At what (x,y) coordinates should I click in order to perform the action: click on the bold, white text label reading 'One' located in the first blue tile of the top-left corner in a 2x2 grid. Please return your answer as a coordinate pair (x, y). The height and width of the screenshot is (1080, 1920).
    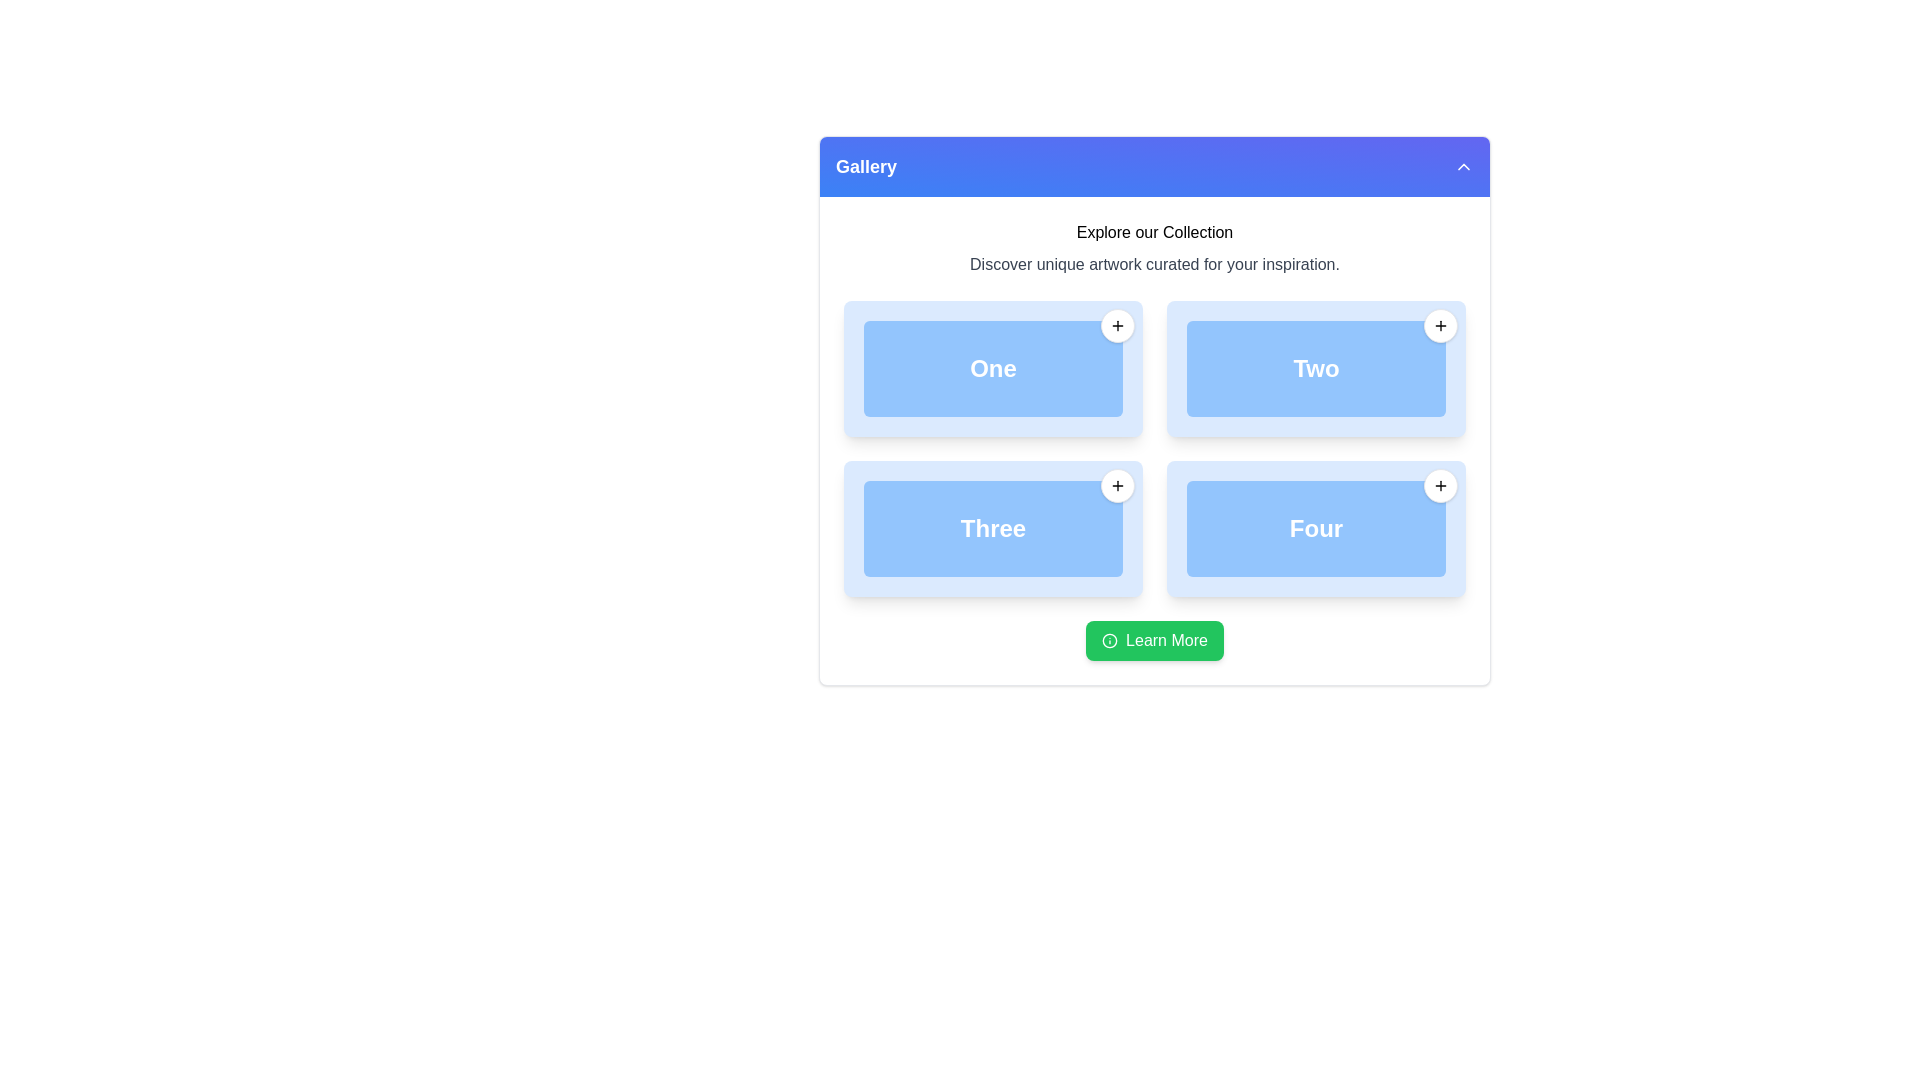
    Looking at the image, I should click on (993, 369).